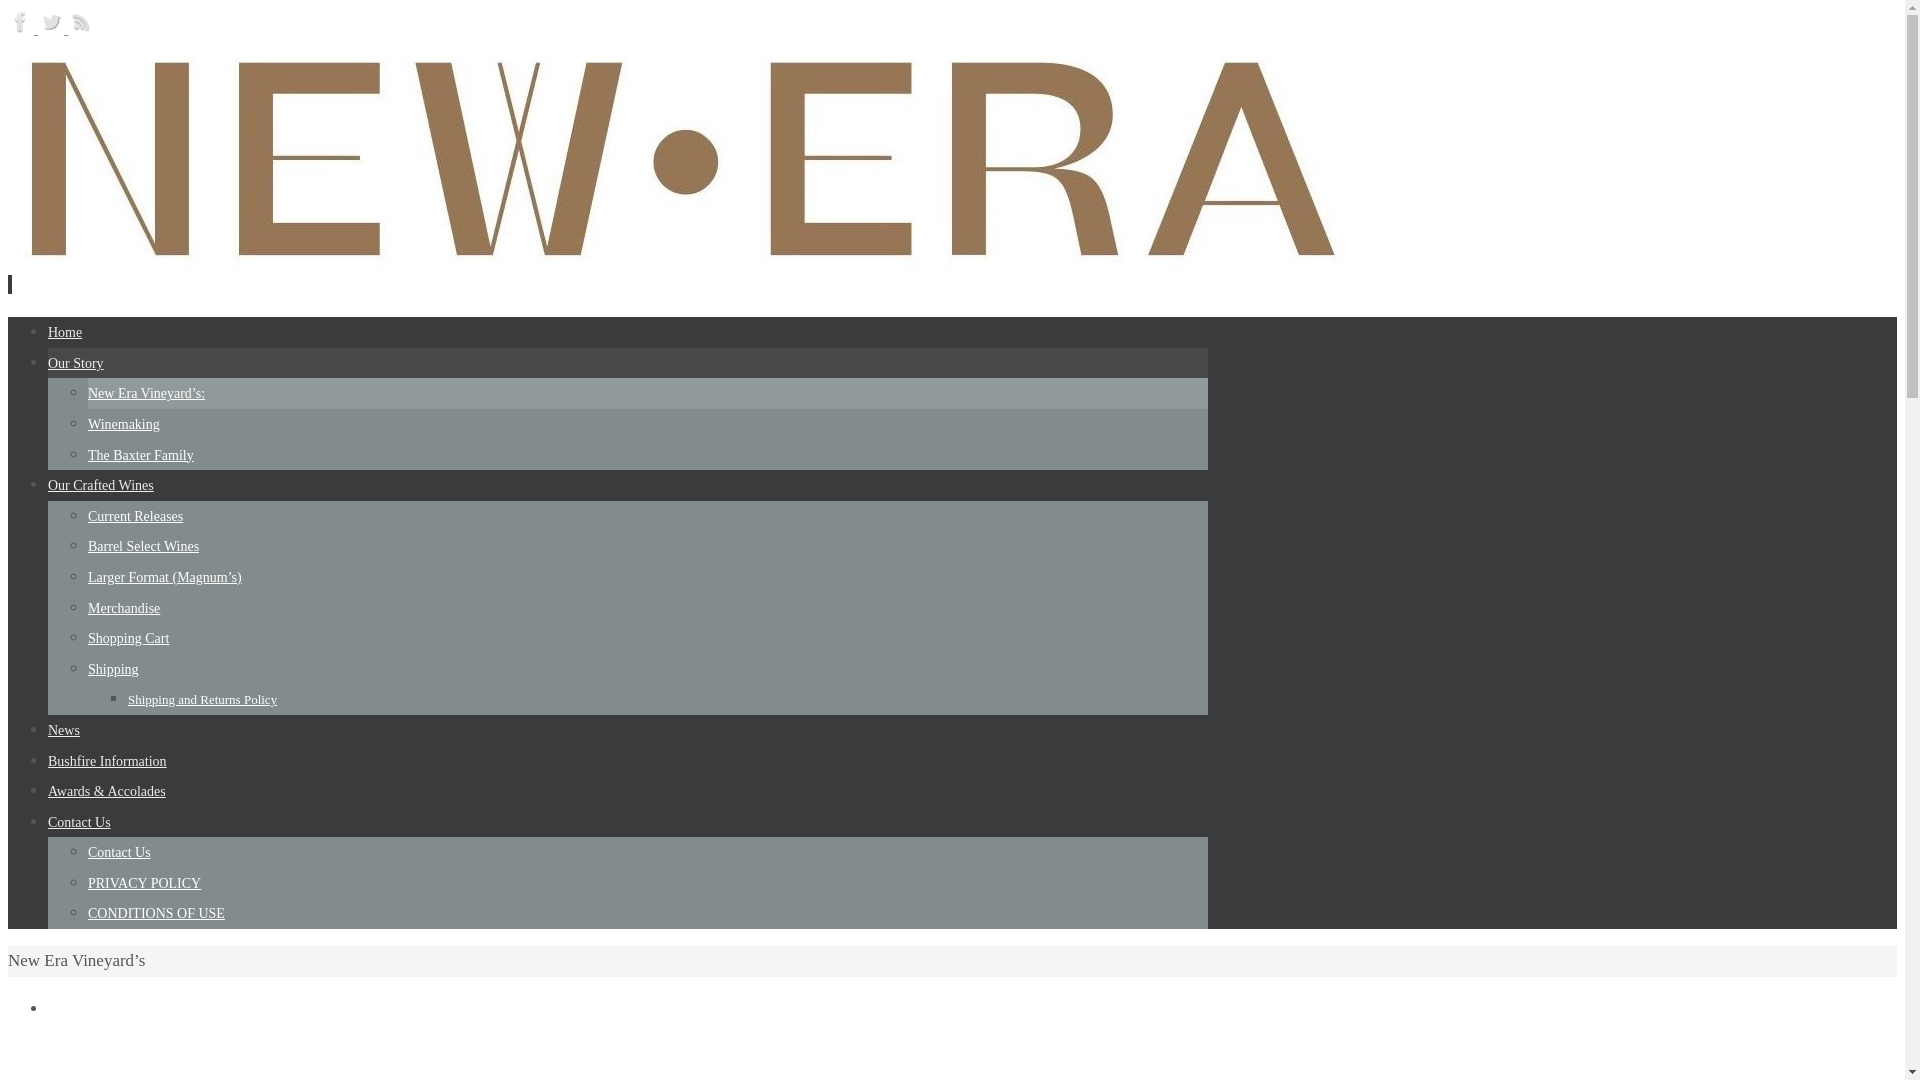 This screenshot has width=1920, height=1080. What do you see at coordinates (48, 363) in the screenshot?
I see `'Our Story'` at bounding box center [48, 363].